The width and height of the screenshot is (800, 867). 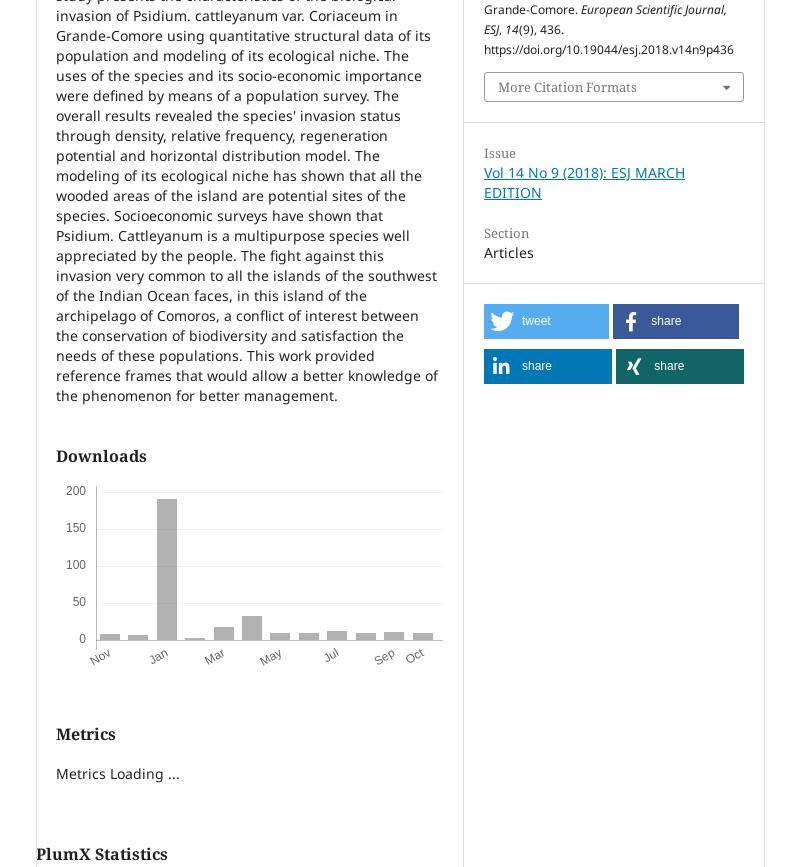 I want to click on 'Vol 14 No 9 (2018): ESJ MARCH EDITION', so click(x=583, y=182).